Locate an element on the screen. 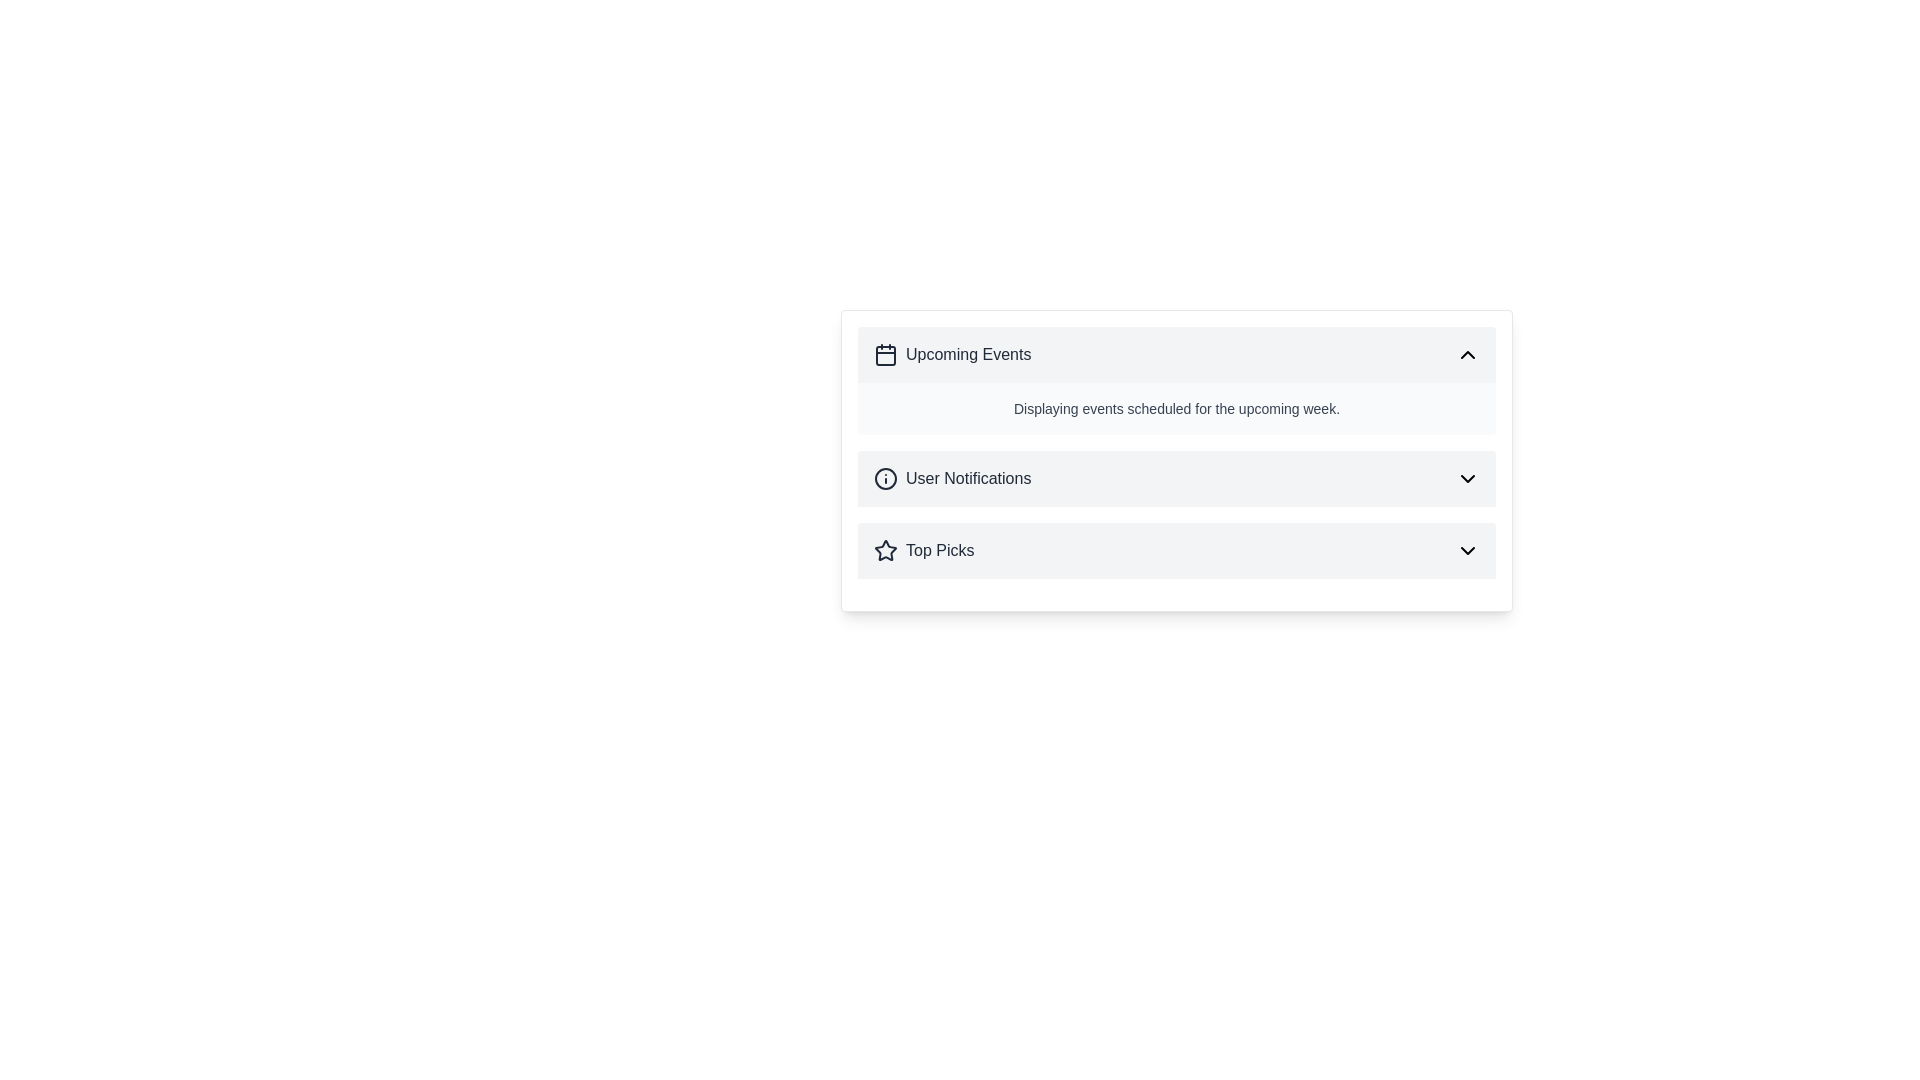 The width and height of the screenshot is (1920, 1080). the central circular component of the information icon in the 'User Notifications' section, which is a filled circle with a 10-pixel radius is located at coordinates (885, 478).